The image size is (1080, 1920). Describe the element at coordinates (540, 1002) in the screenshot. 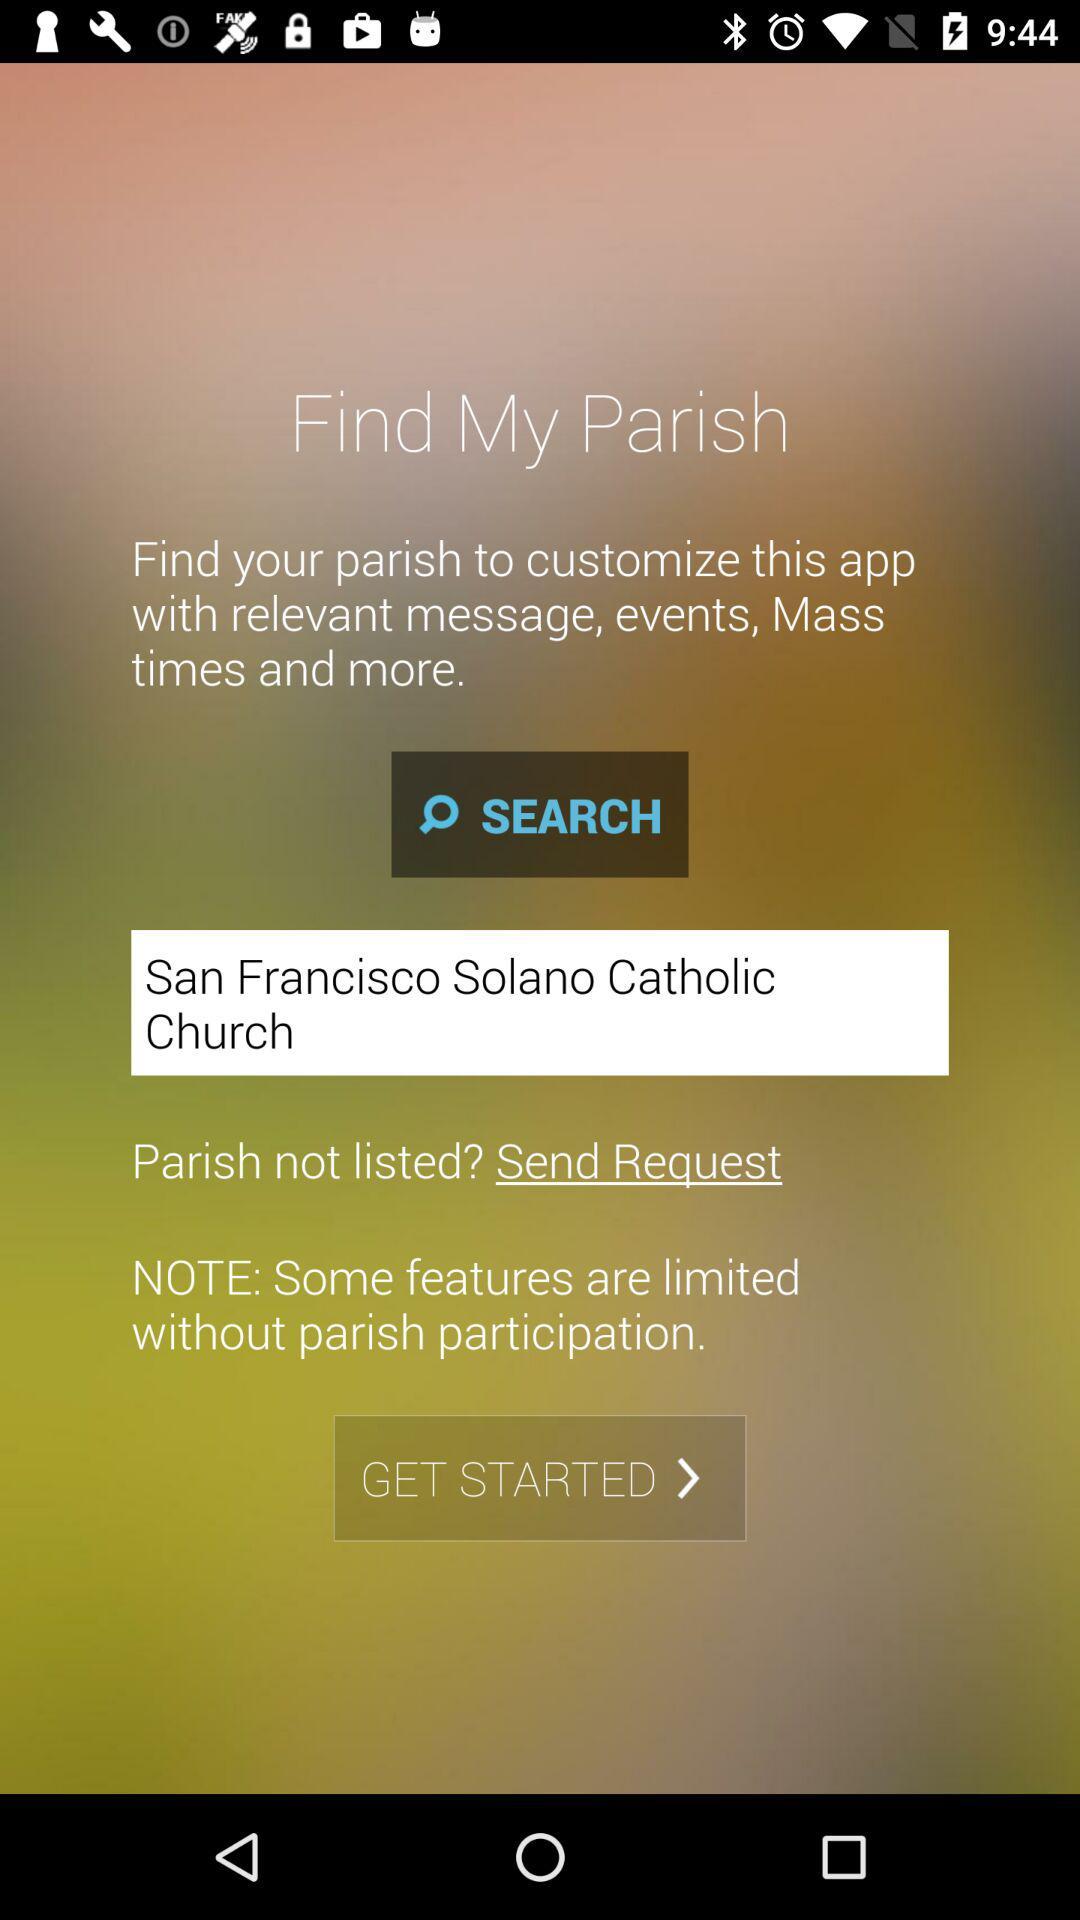

I see `the item below the search` at that location.